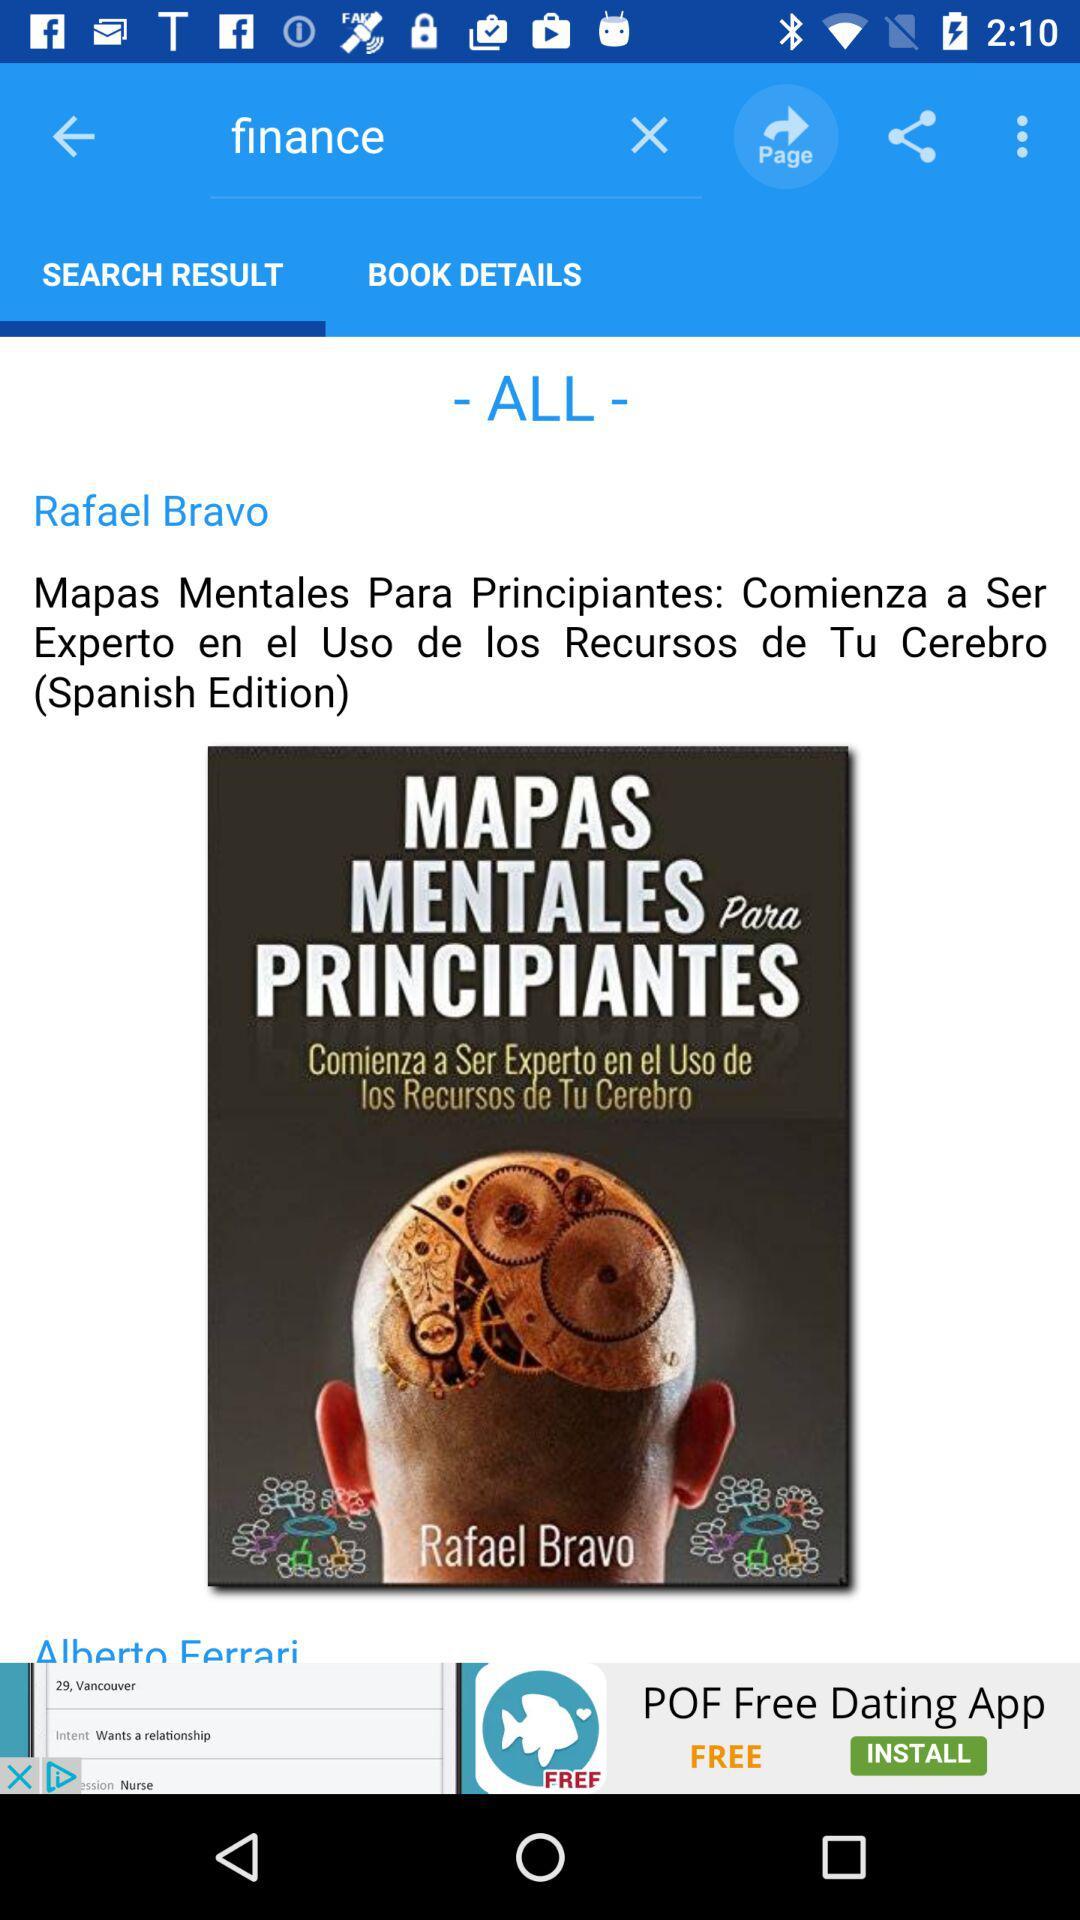 The height and width of the screenshot is (1920, 1080). I want to click on the arrow_backward icon, so click(72, 135).